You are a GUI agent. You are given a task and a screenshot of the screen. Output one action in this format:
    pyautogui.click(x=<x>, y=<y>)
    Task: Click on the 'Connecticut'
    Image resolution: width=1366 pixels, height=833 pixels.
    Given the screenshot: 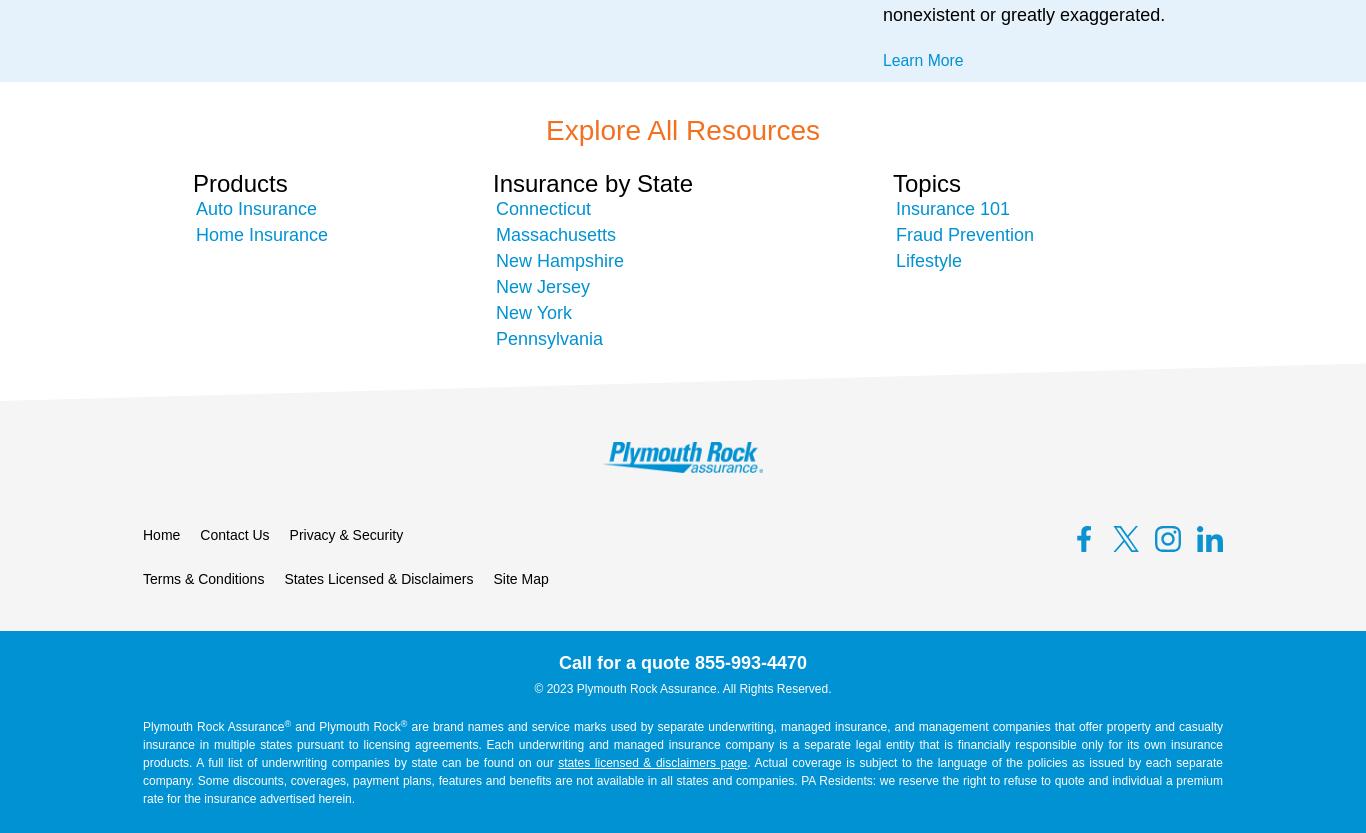 What is the action you would take?
    pyautogui.click(x=543, y=207)
    